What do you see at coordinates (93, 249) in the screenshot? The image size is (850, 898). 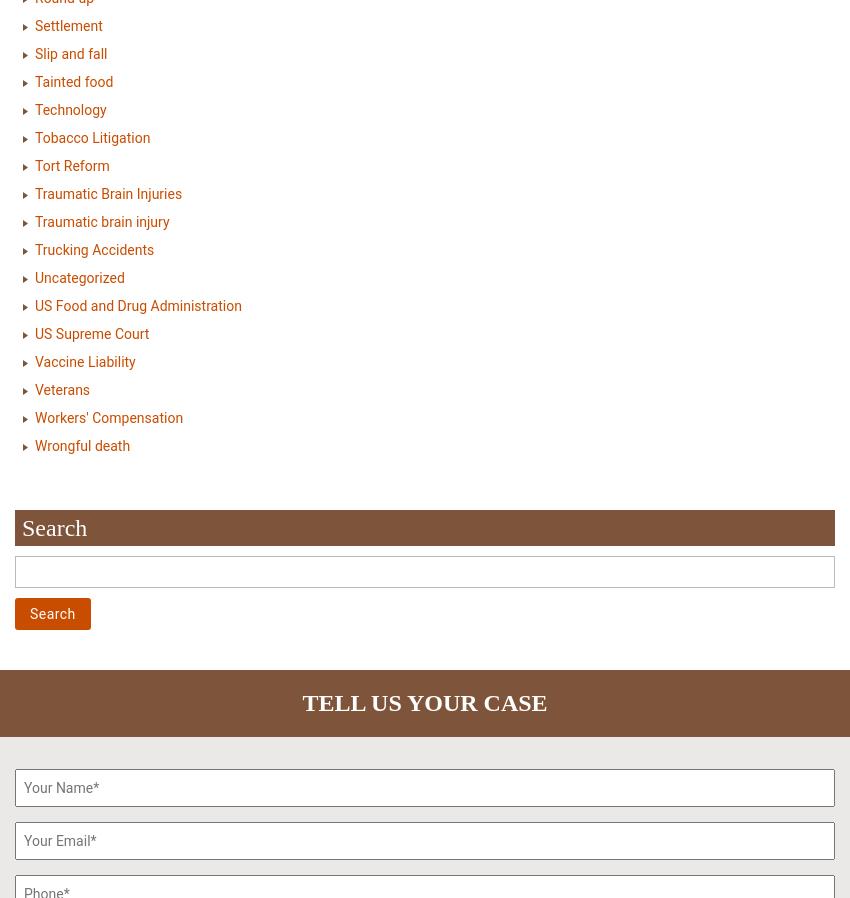 I see `'Trucking Accidents'` at bounding box center [93, 249].